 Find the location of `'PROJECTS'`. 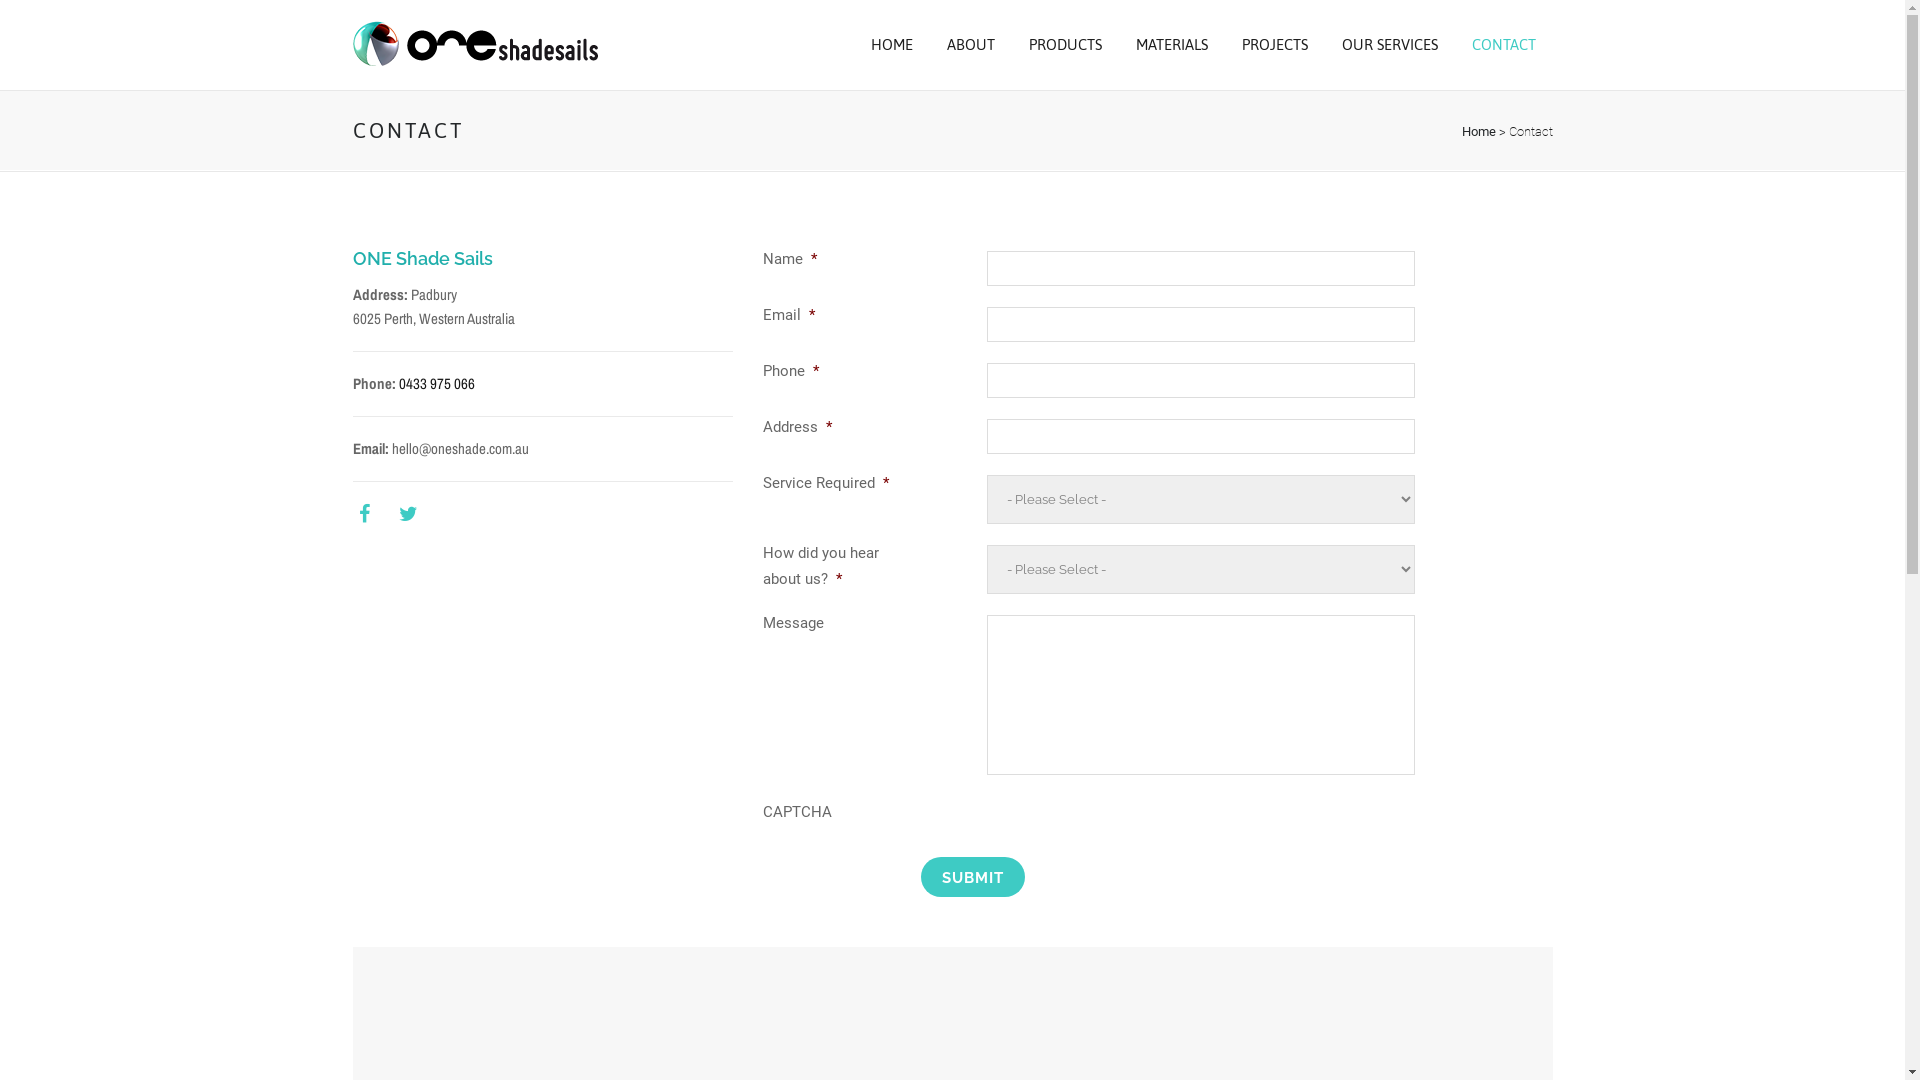

'PROJECTS' is located at coordinates (1272, 45).